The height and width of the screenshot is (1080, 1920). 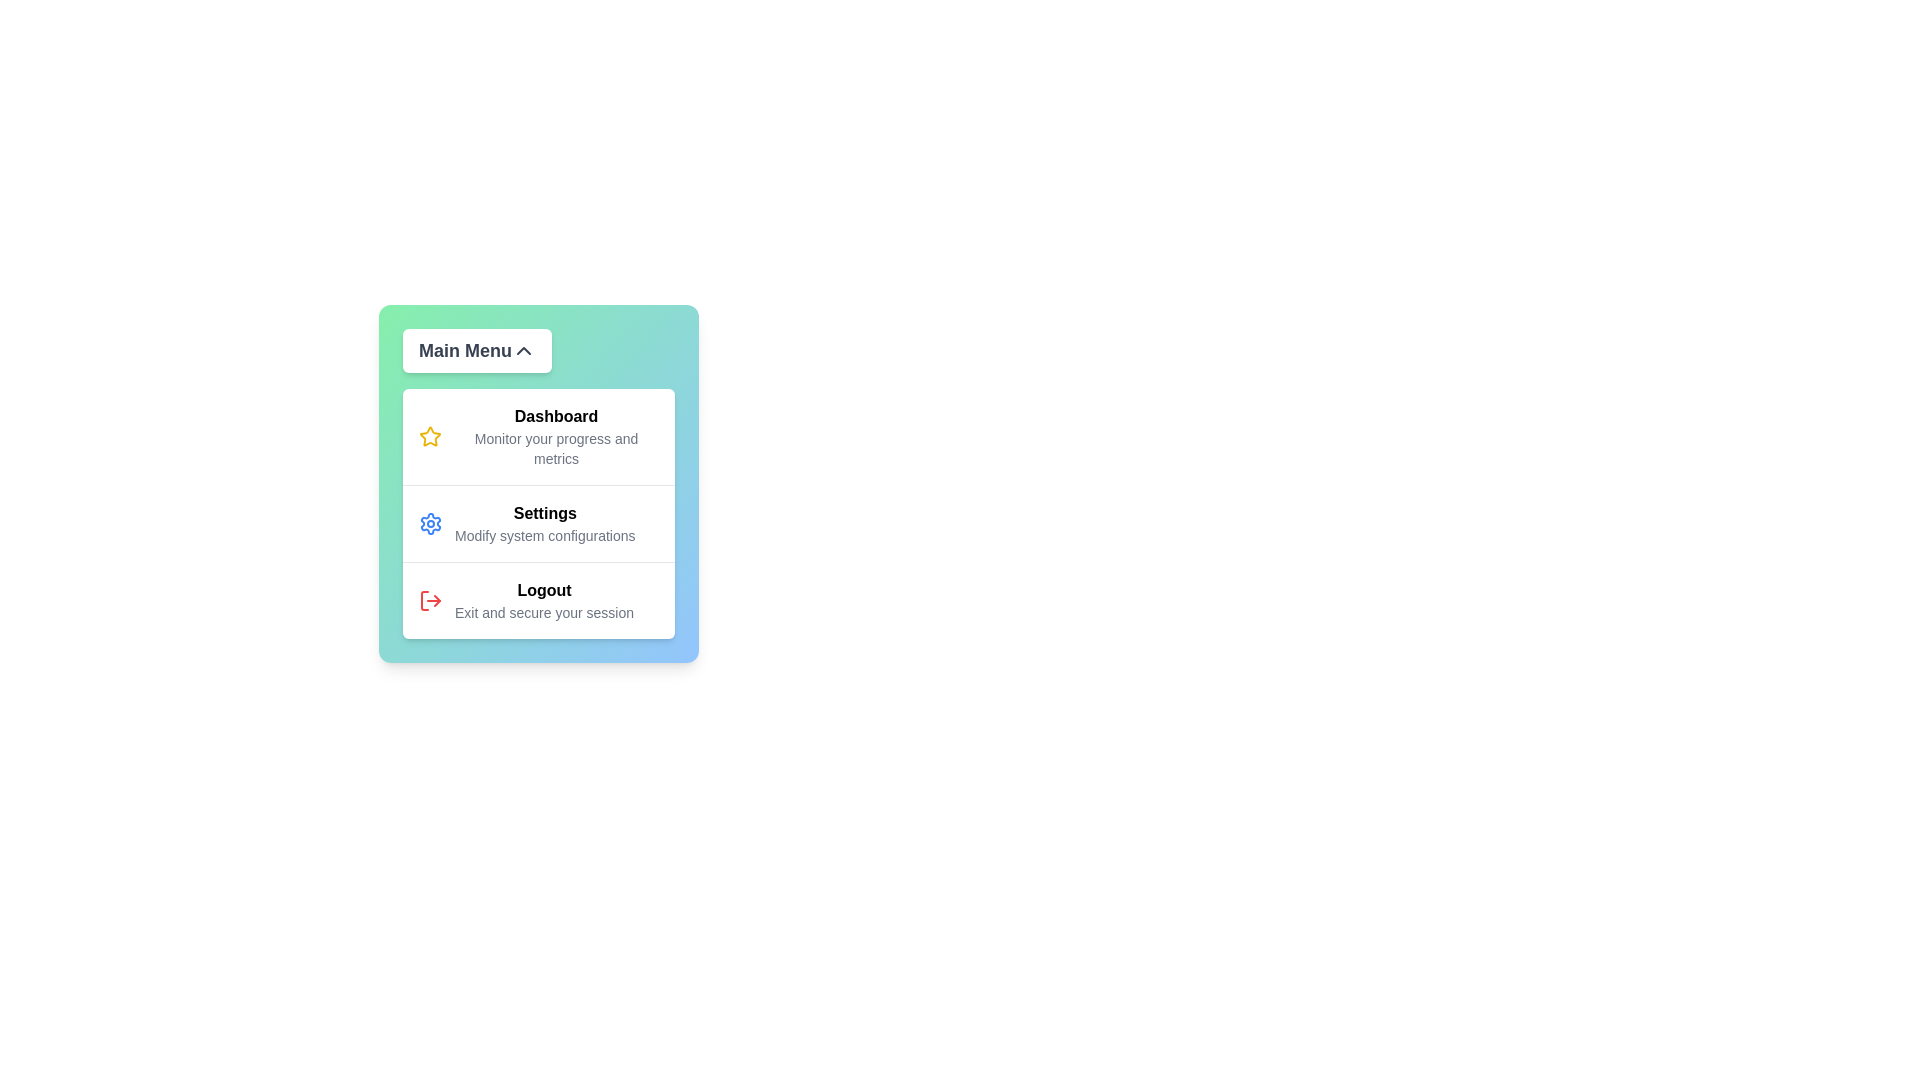 What do you see at coordinates (538, 522) in the screenshot?
I see `the menu item Settings to interact with it` at bounding box center [538, 522].